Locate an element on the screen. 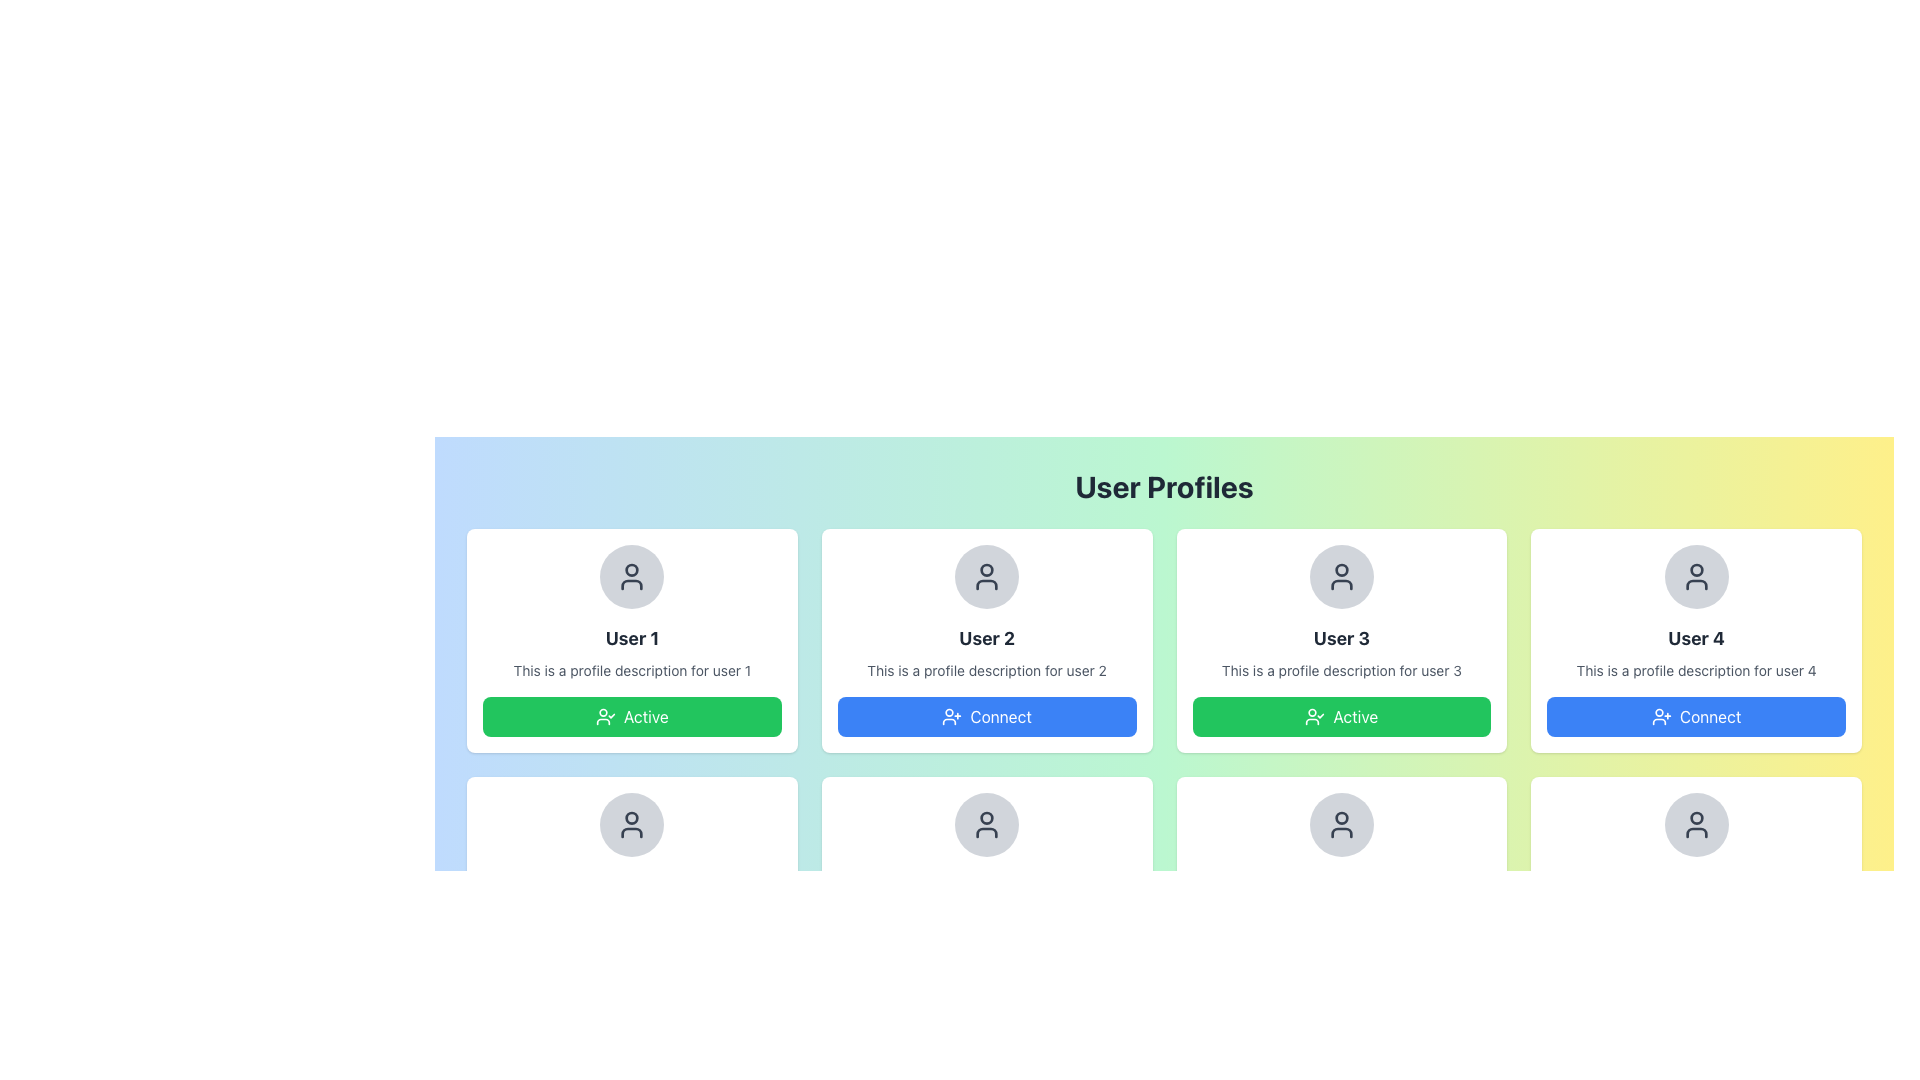  the circular user avatar icon with a red feature located in the header of the 'User 4' card is located at coordinates (1695, 570).